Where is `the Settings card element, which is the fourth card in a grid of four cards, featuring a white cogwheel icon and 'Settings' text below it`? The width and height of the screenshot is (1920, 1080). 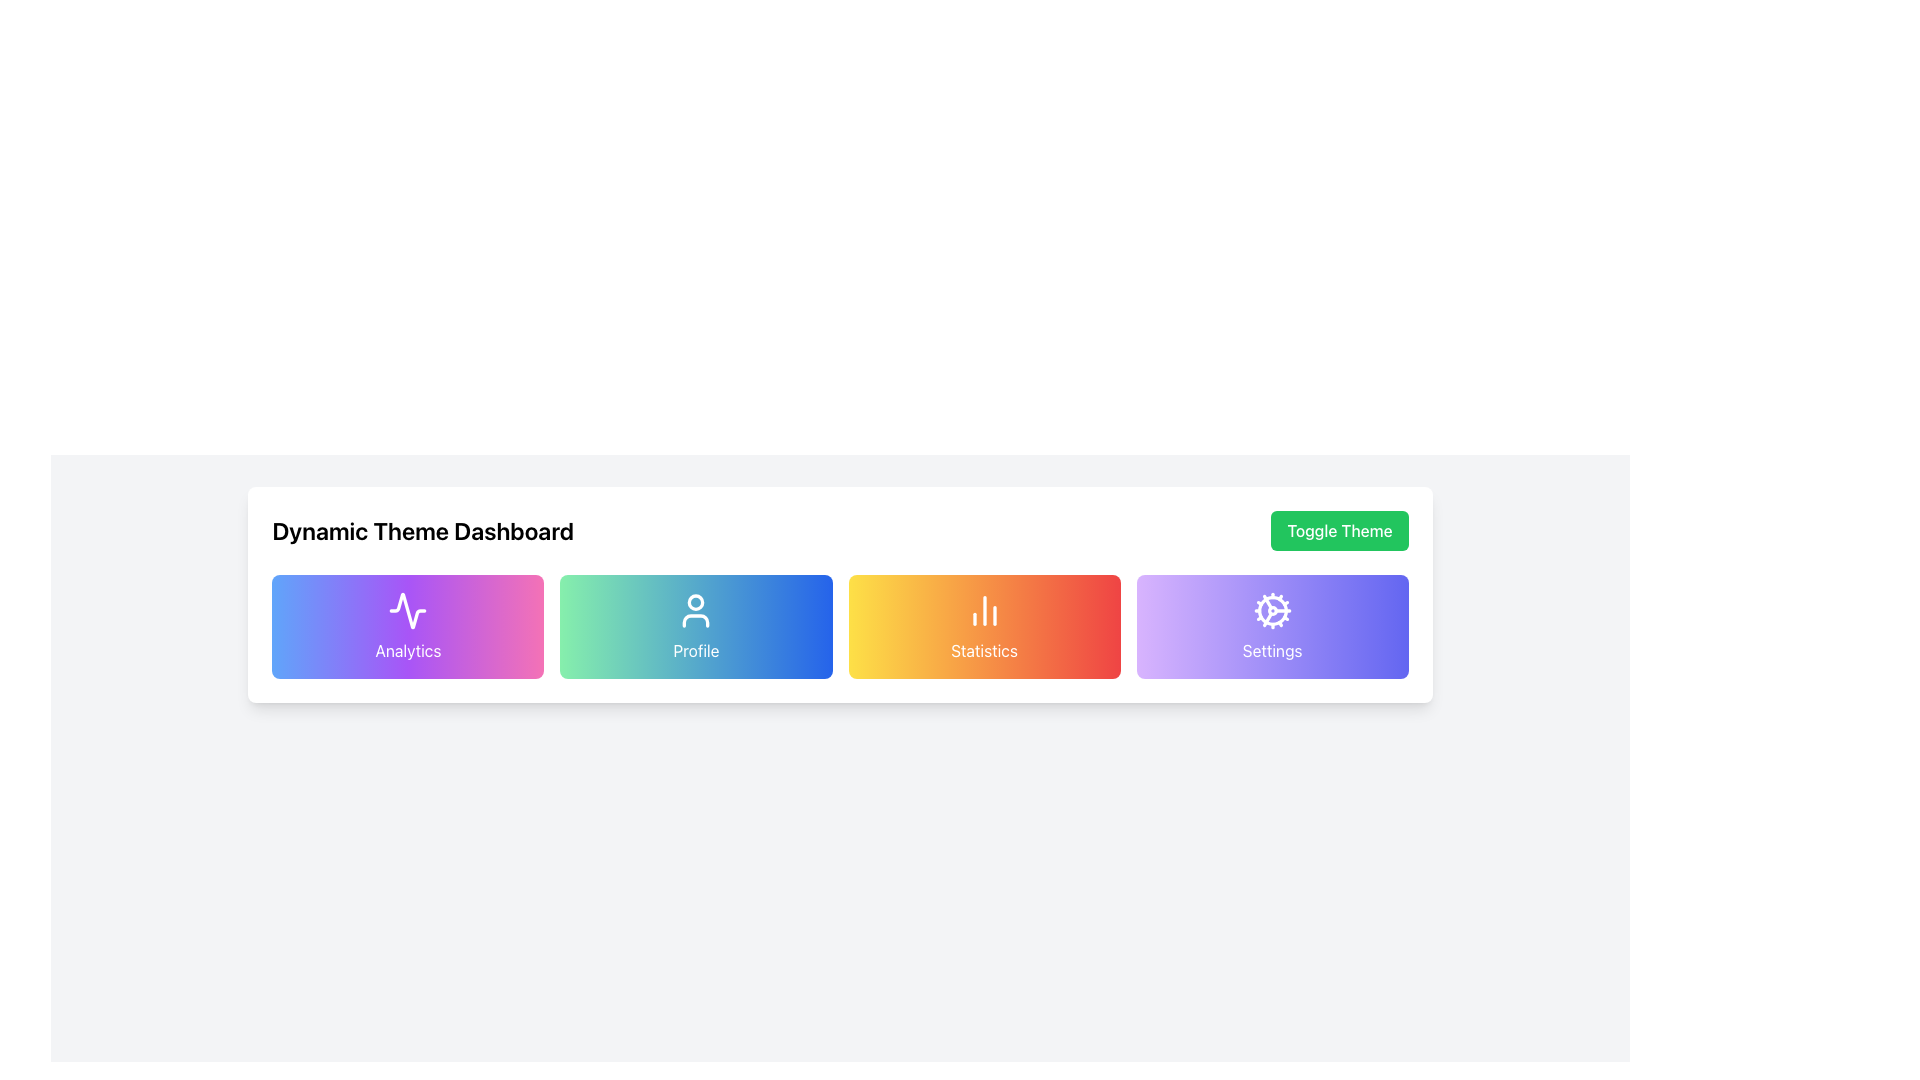 the Settings card element, which is the fourth card in a grid of four cards, featuring a white cogwheel icon and 'Settings' text below it is located at coordinates (1271, 626).